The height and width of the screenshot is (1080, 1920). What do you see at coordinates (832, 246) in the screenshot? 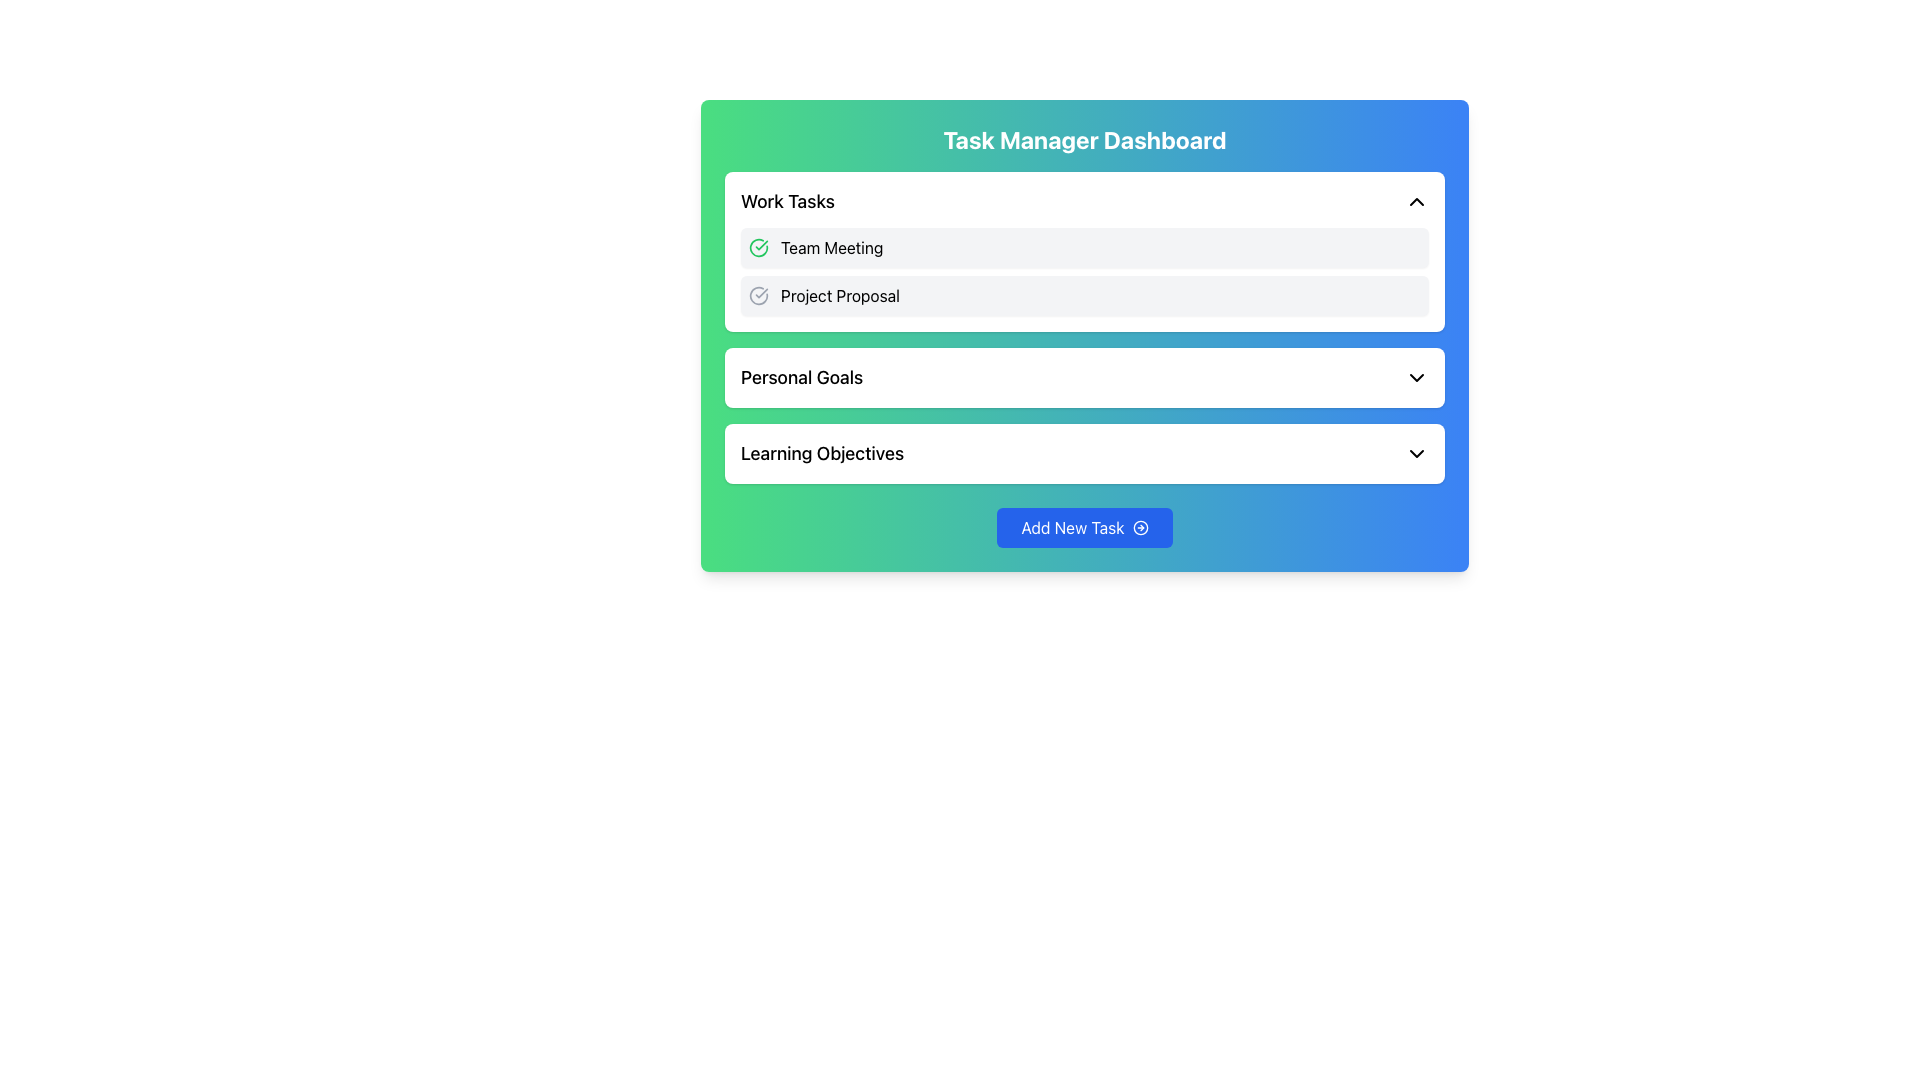
I see `the text label that identifies the task 'Team Meeting' in the 'Work Tasks' category of the 'Task Manager Dashboard', which is positioned to the right of a green checkmark icon` at bounding box center [832, 246].